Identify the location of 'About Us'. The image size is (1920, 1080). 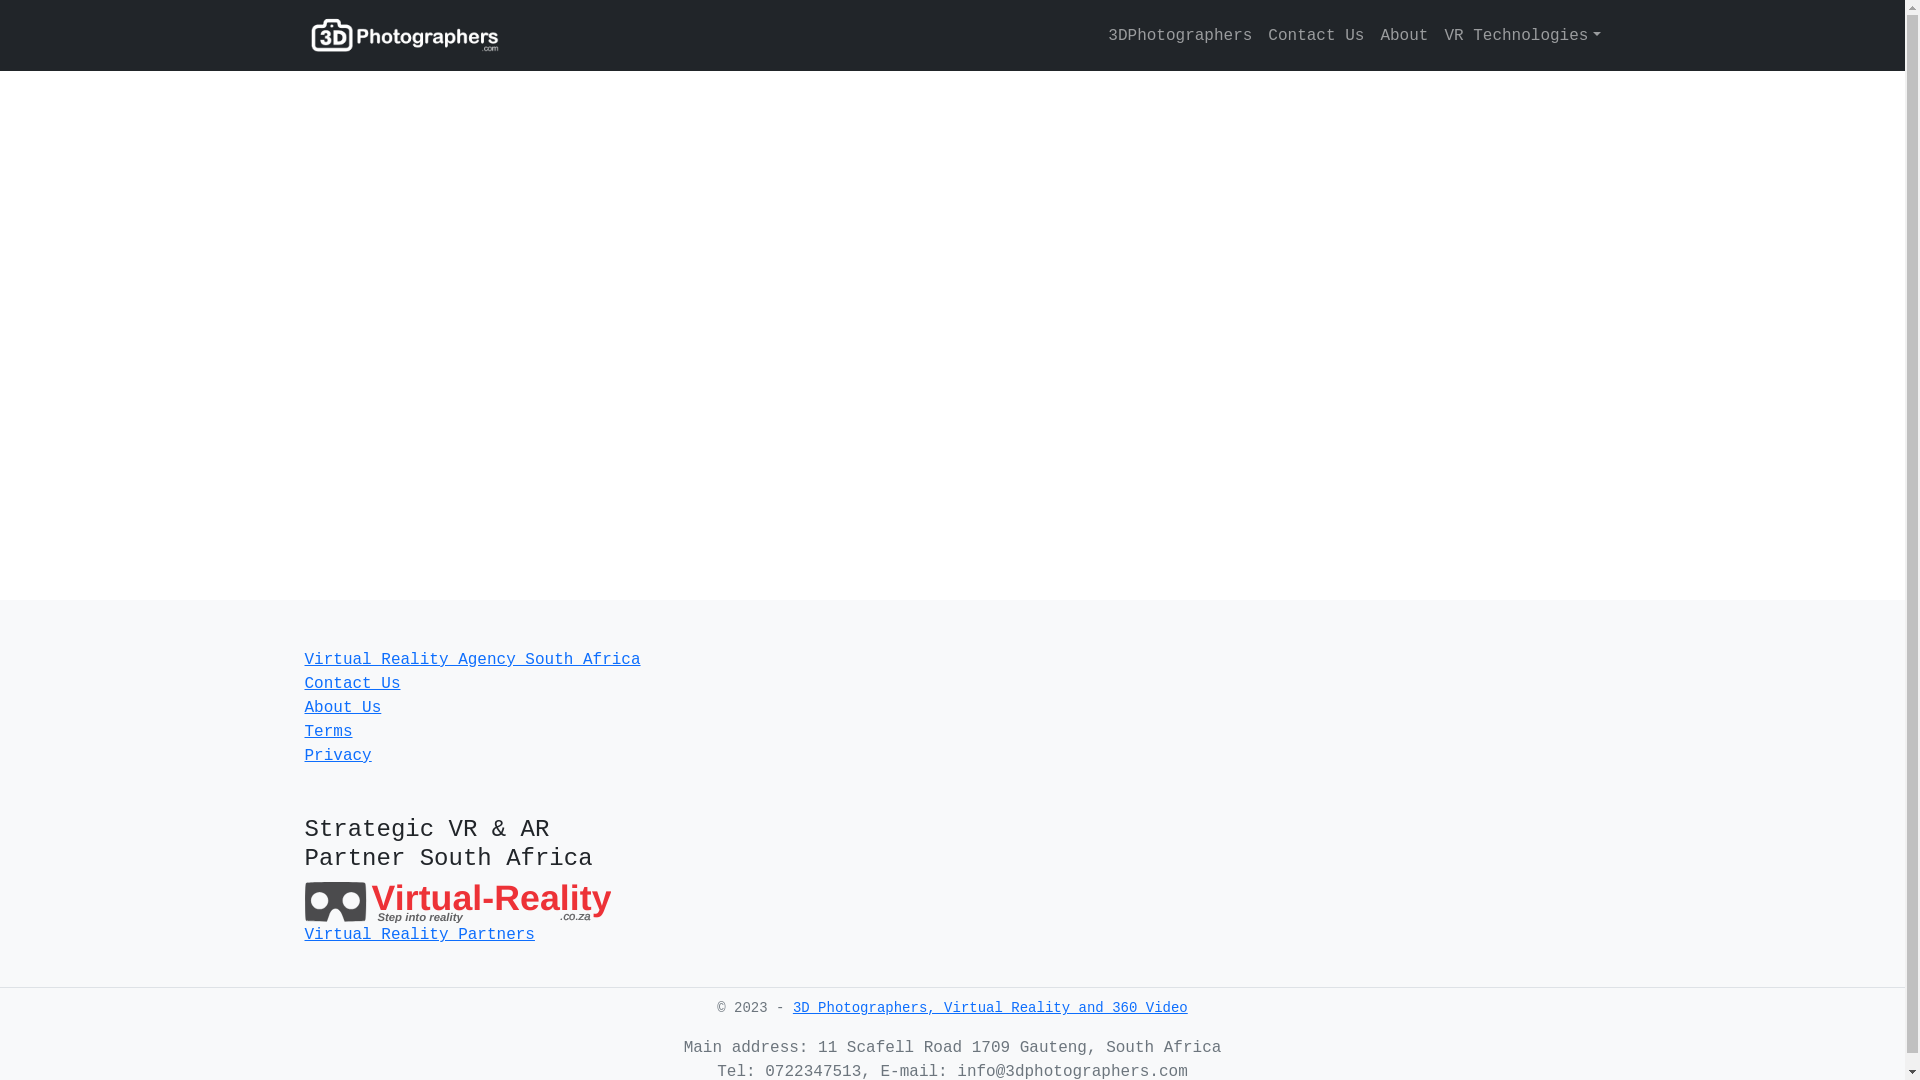
(342, 707).